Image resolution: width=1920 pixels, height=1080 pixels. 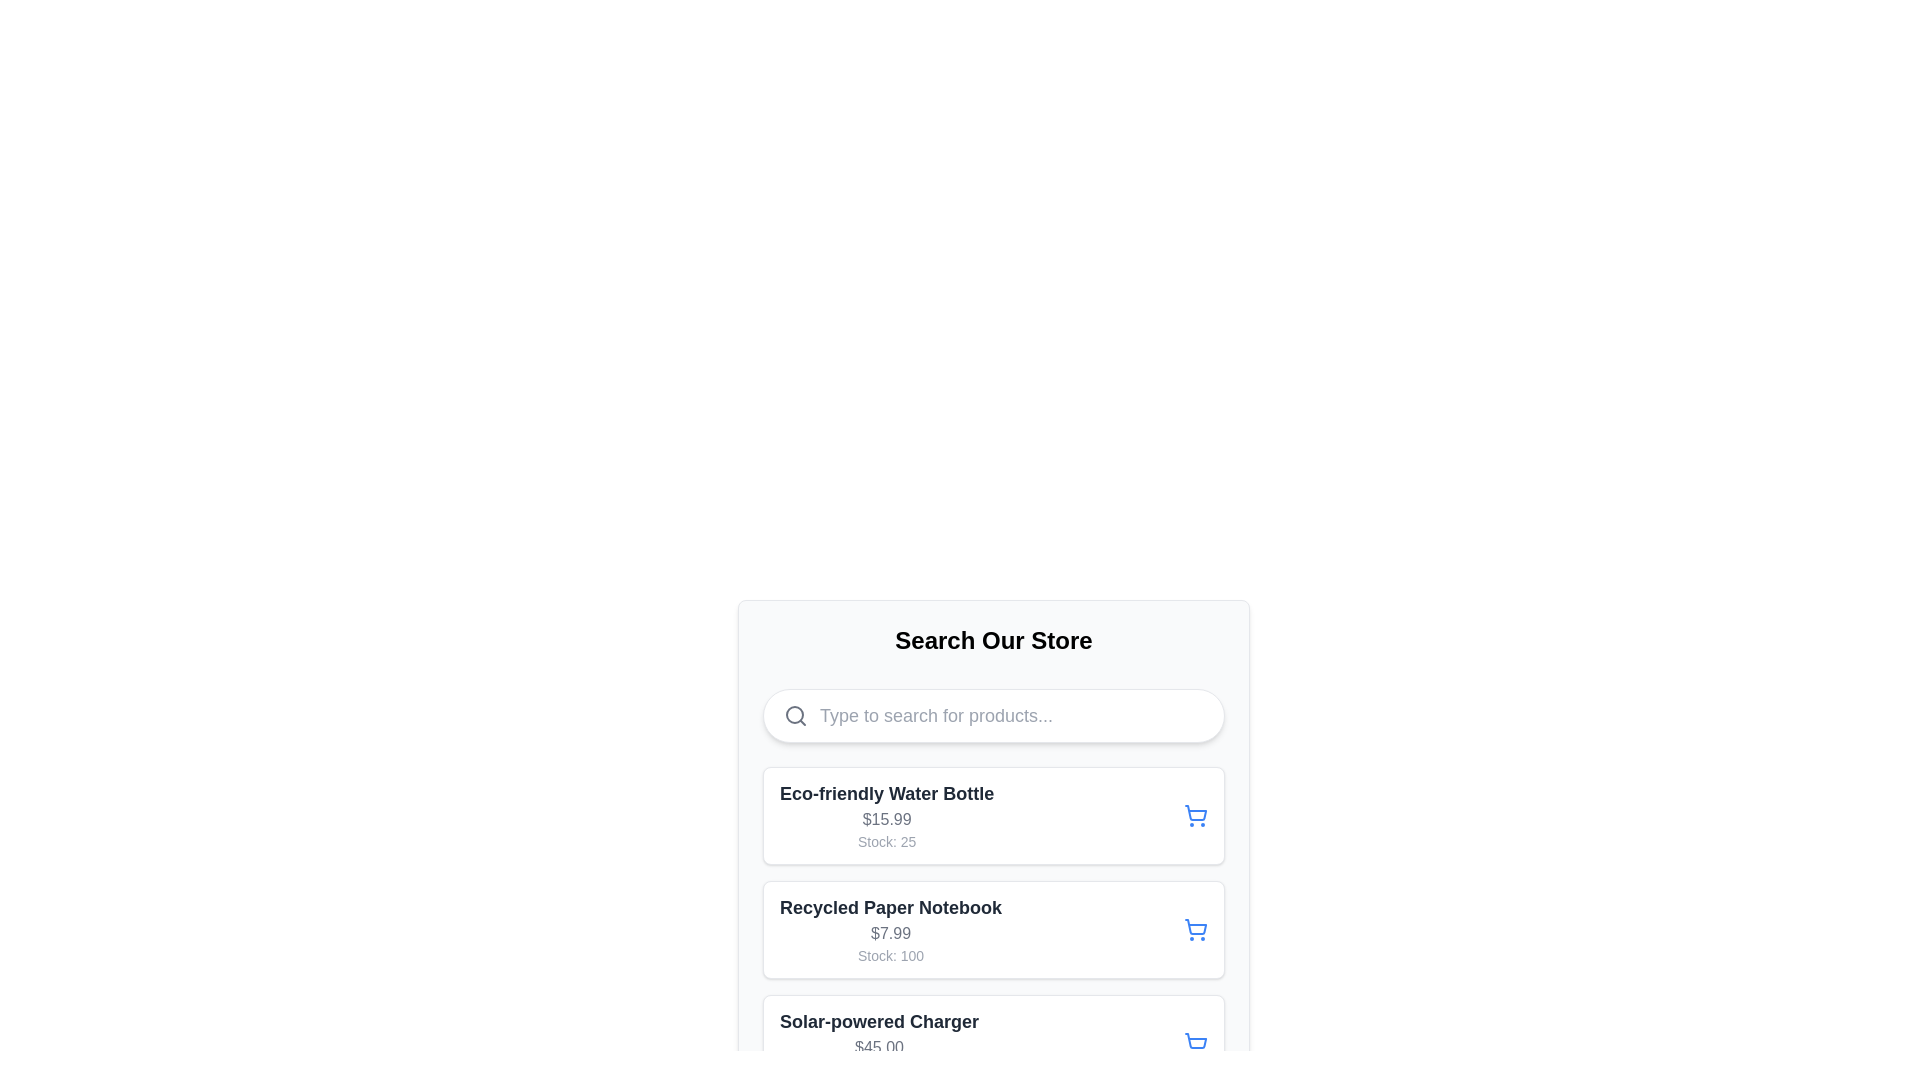 I want to click on the non-interactive price label displaying the price of the 'Recycled Paper Notebook', which is centrally located below the product title, so click(x=890, y=933).